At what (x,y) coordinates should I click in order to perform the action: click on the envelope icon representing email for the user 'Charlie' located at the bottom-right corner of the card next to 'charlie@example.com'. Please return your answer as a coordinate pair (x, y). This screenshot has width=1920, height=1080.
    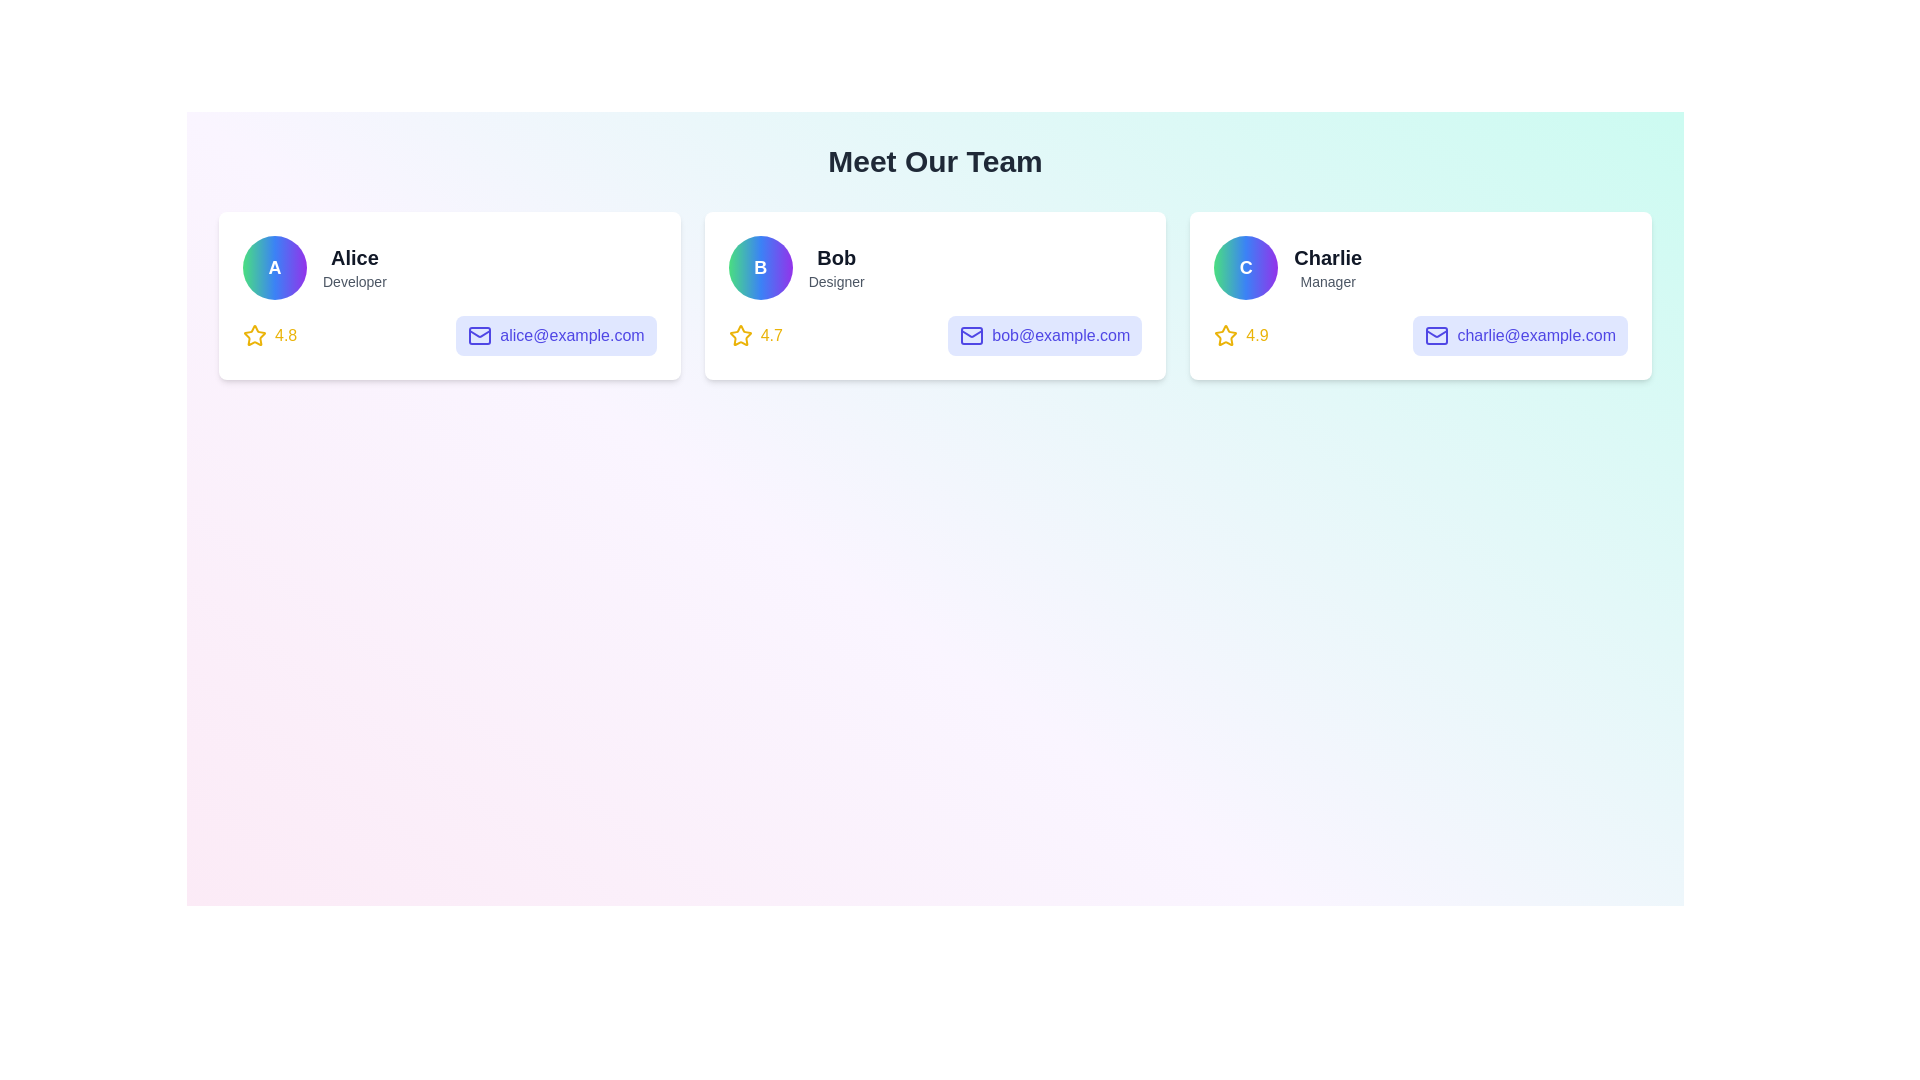
    Looking at the image, I should click on (1436, 334).